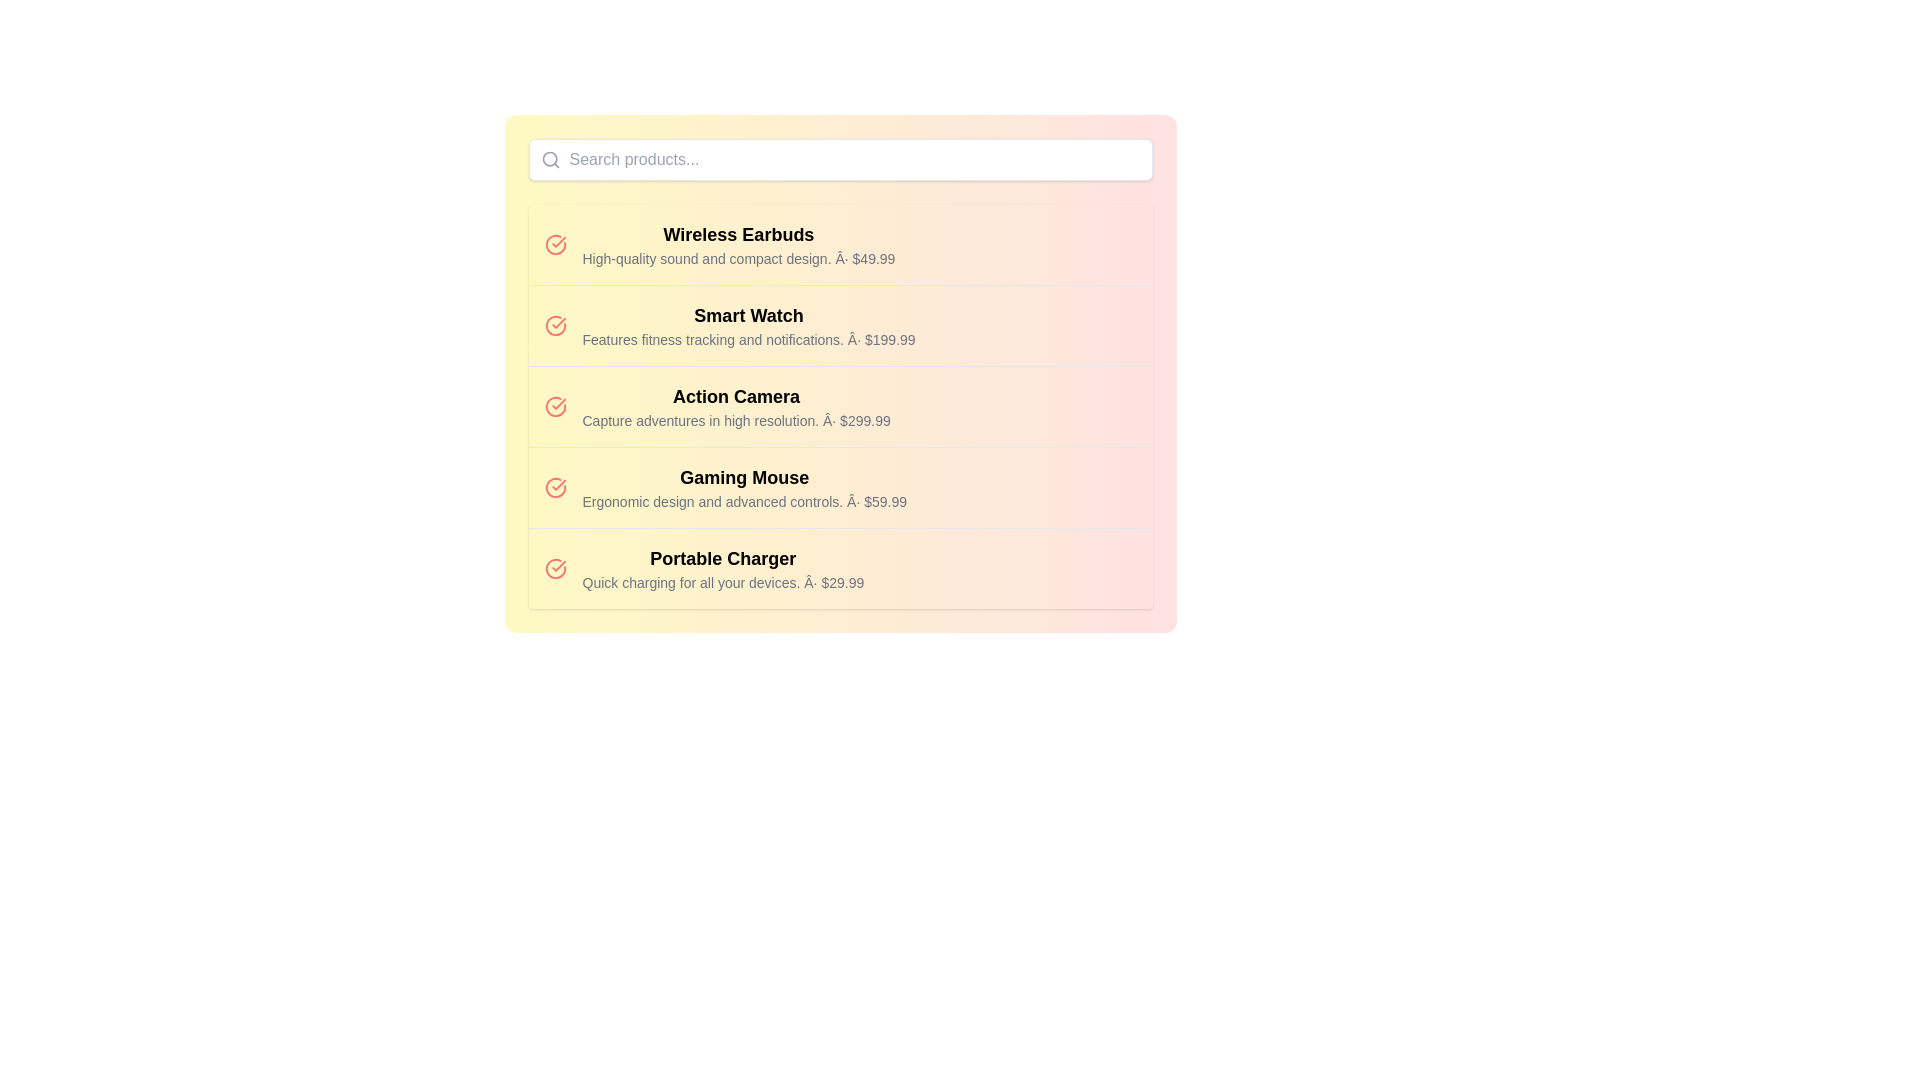 Image resolution: width=1920 pixels, height=1080 pixels. Describe the element at coordinates (743, 488) in the screenshot. I see `the text block displaying 'Gaming Mouse' which includes its description and price, the fourth product listing in the vertical stack` at that location.